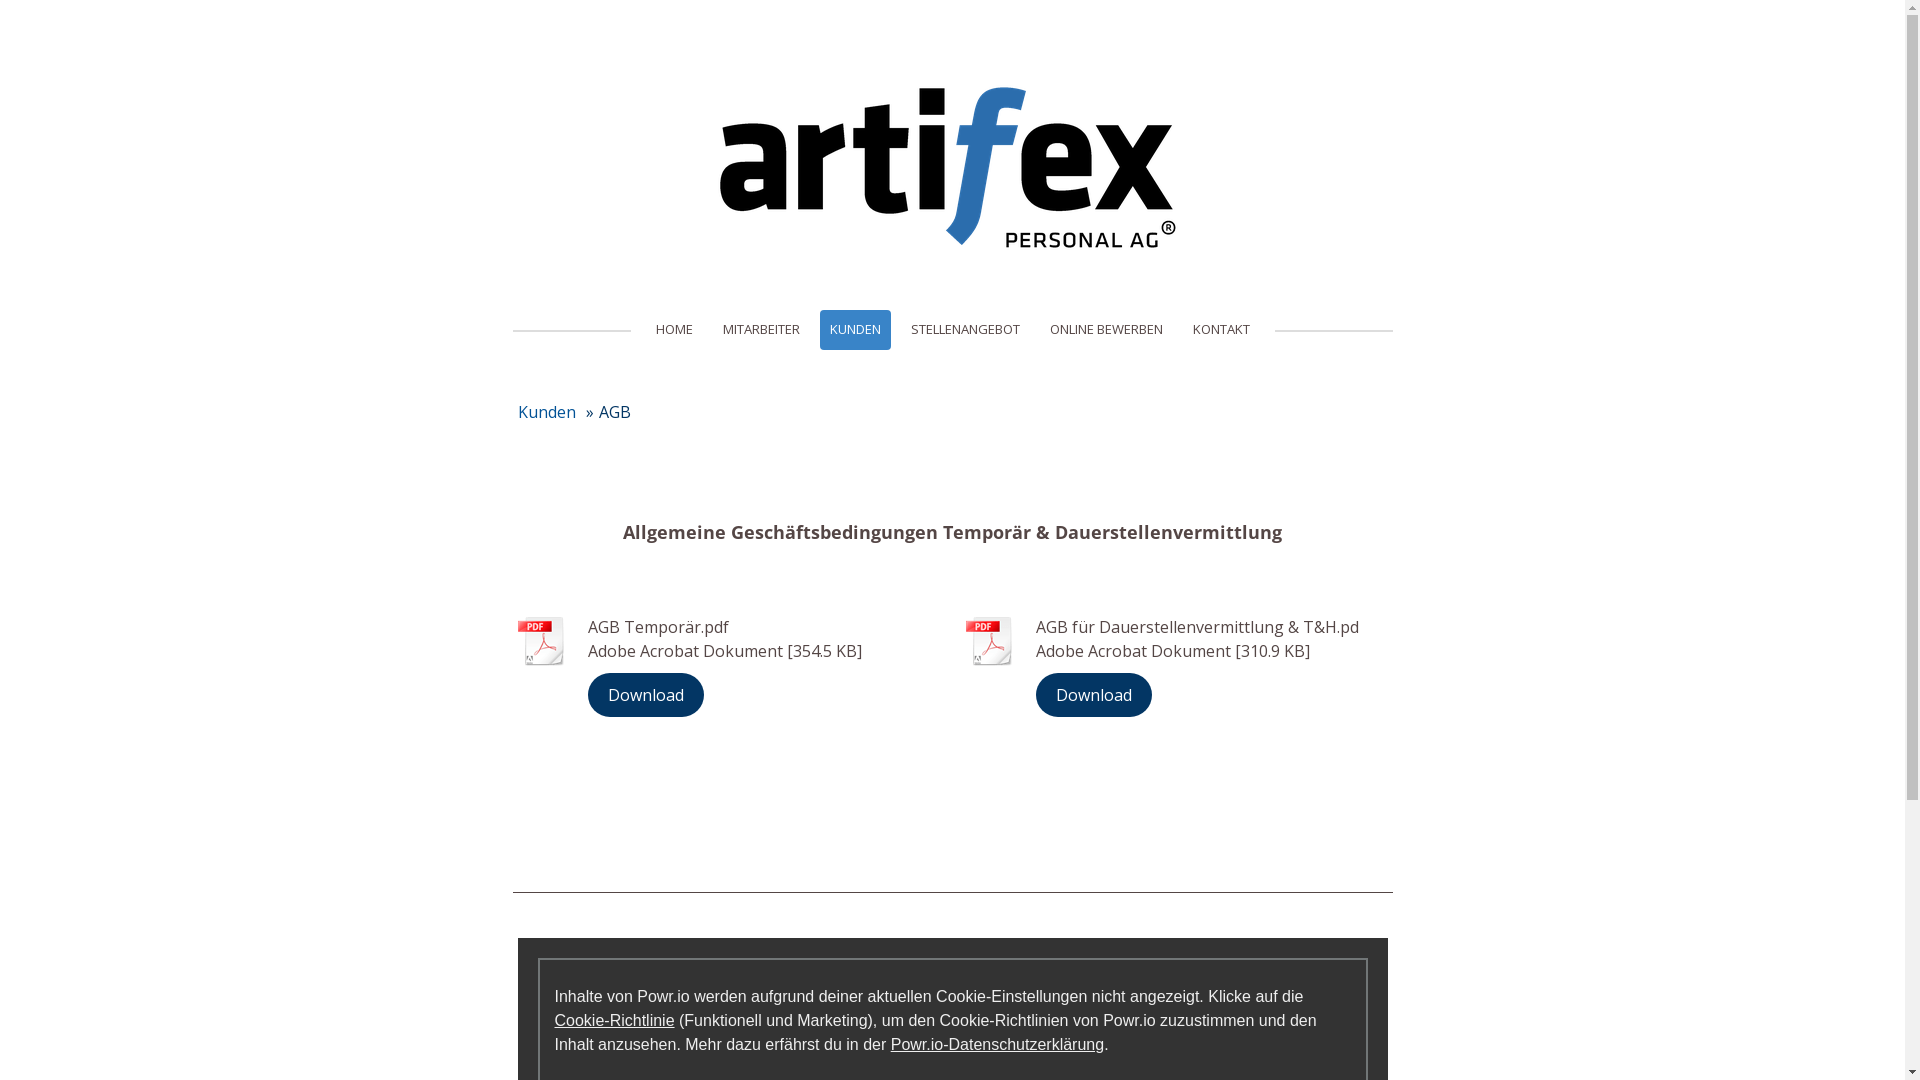  What do you see at coordinates (964, 329) in the screenshot?
I see `'STELLENANGEBOT'` at bounding box center [964, 329].